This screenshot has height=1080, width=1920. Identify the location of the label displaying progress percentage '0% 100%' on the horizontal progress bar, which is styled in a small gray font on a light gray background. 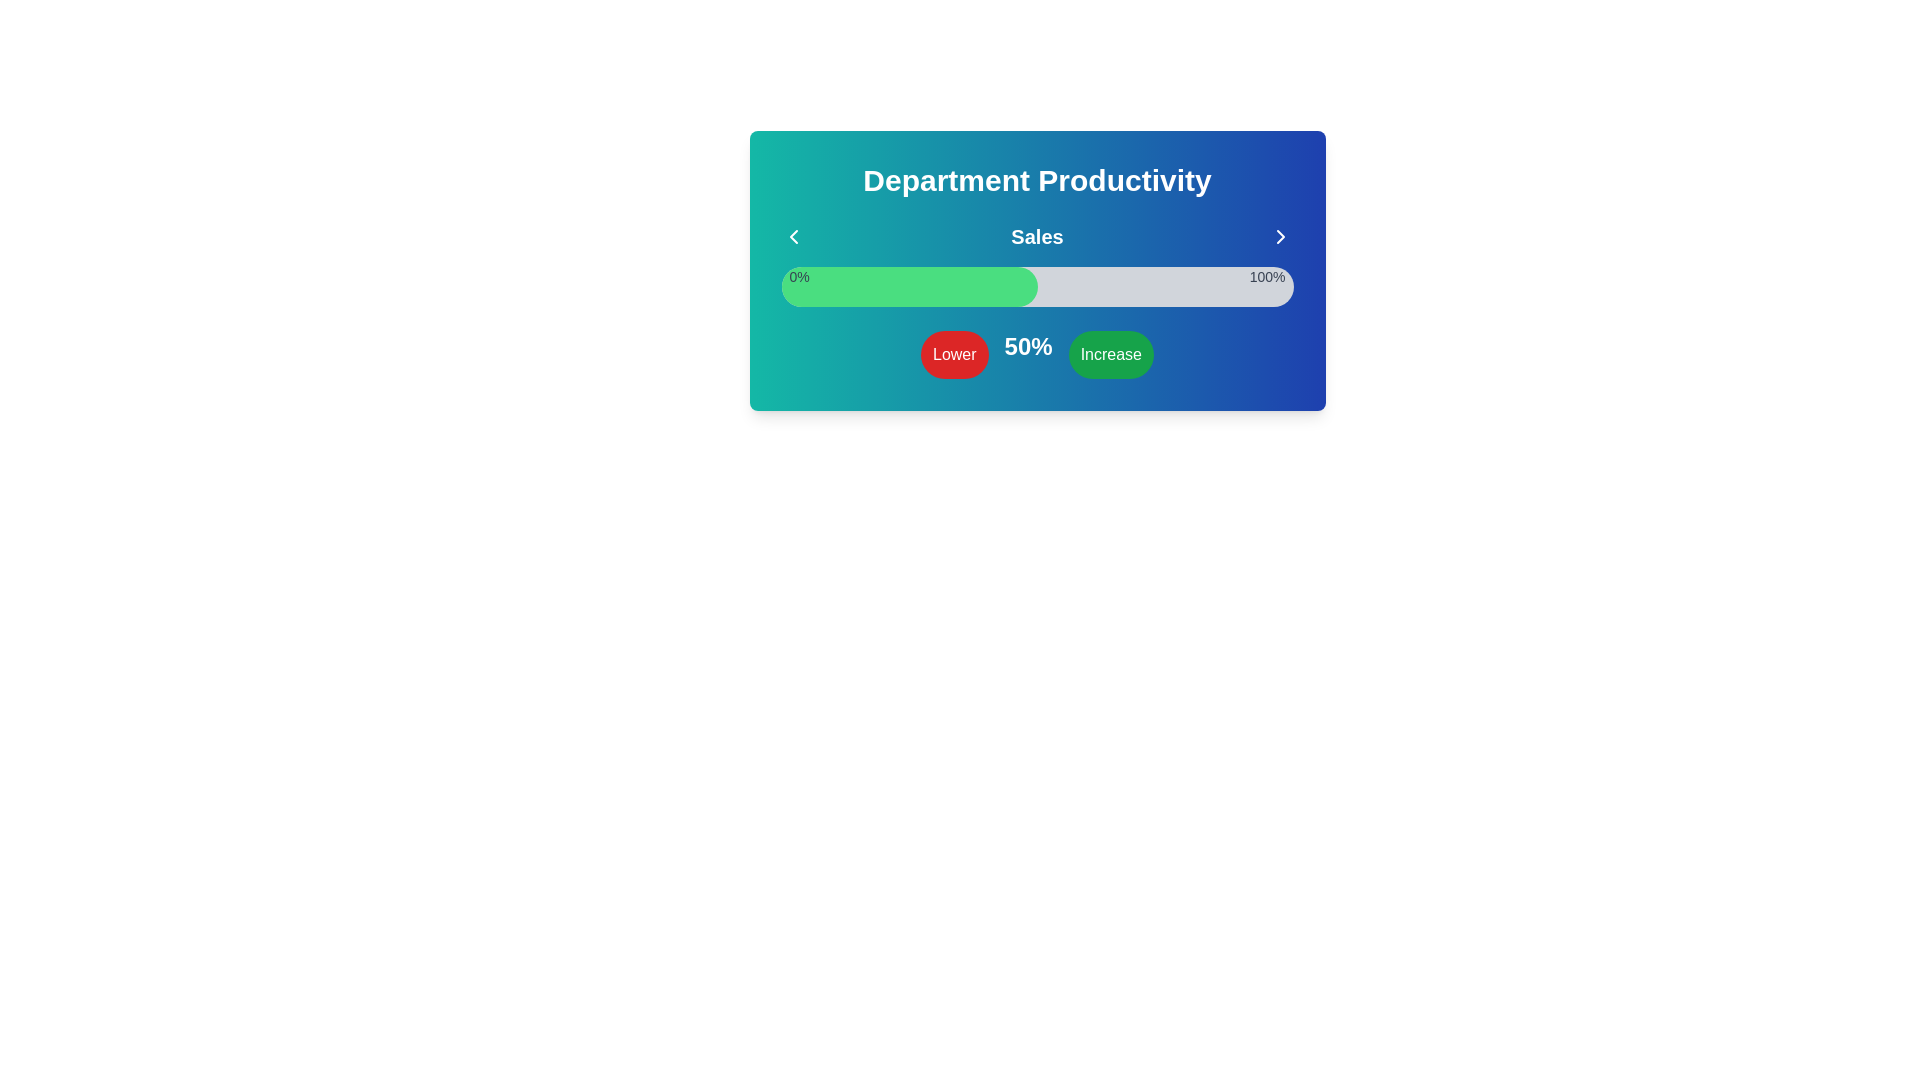
(1037, 277).